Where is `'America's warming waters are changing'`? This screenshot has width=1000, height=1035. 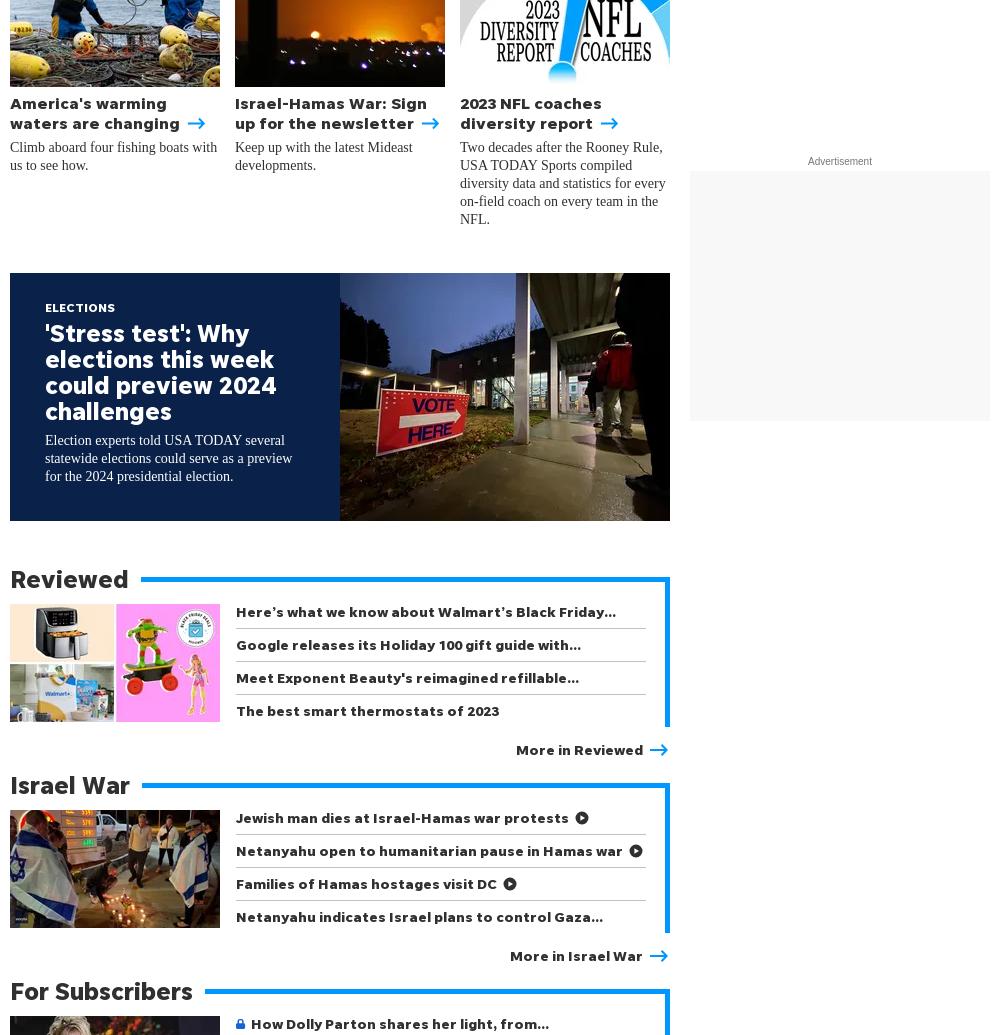 'America's warming waters are changing' is located at coordinates (108, 113).